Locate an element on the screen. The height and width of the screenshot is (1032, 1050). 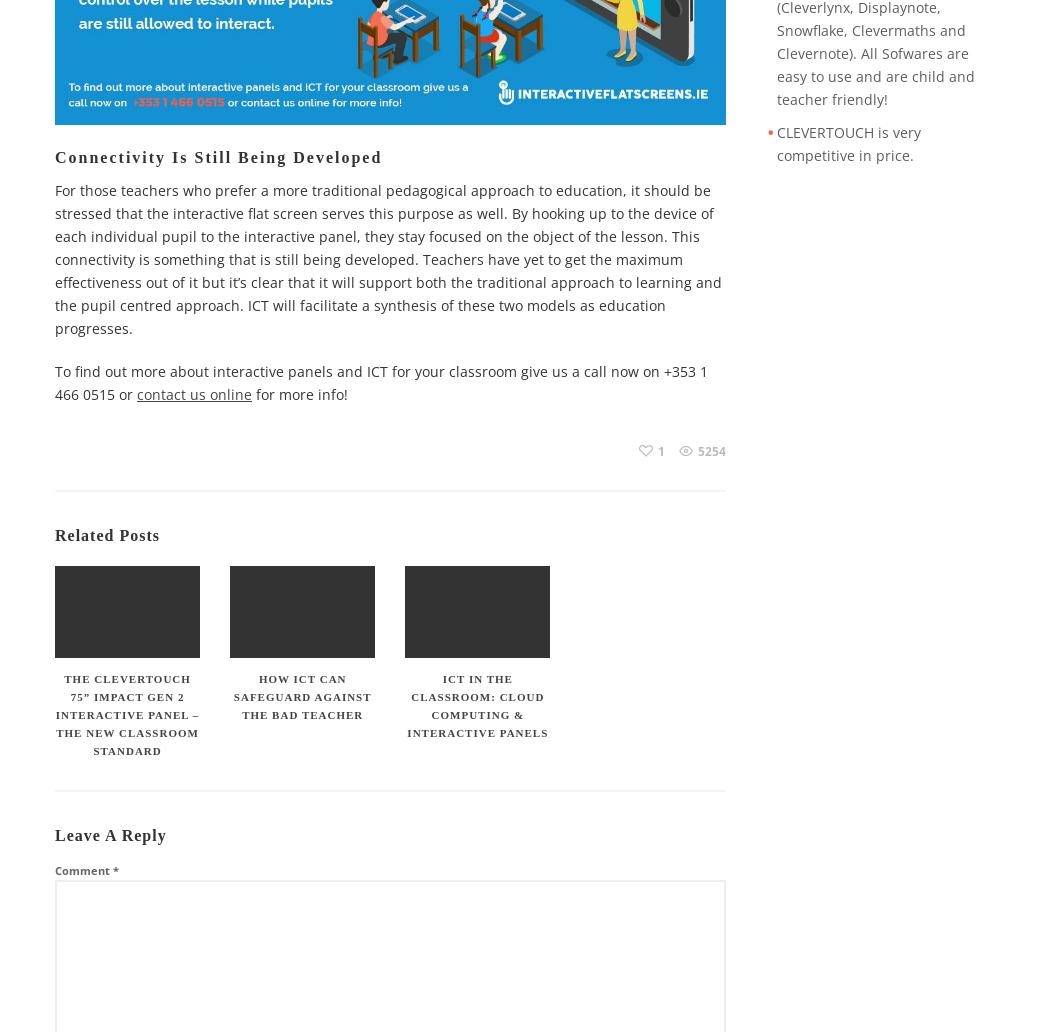
'*' is located at coordinates (112, 870).